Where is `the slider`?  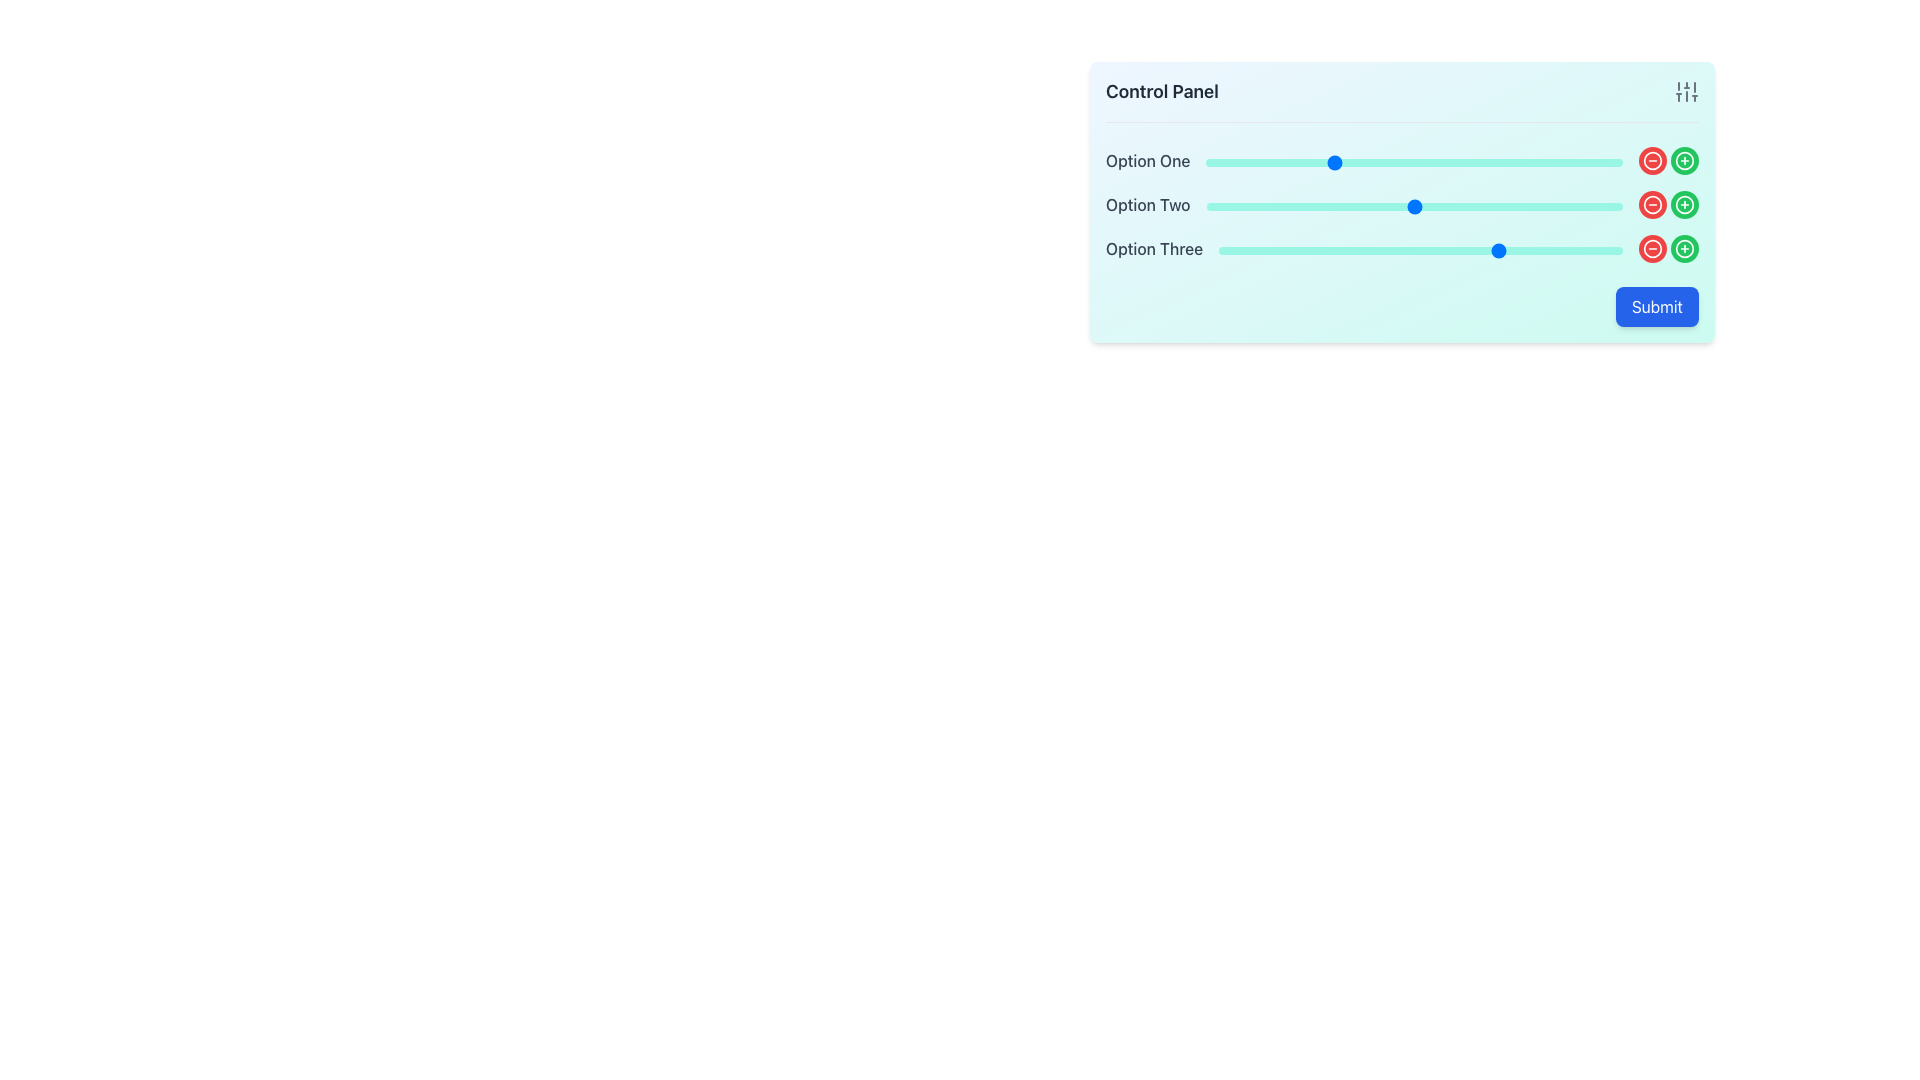 the slider is located at coordinates (1363, 207).